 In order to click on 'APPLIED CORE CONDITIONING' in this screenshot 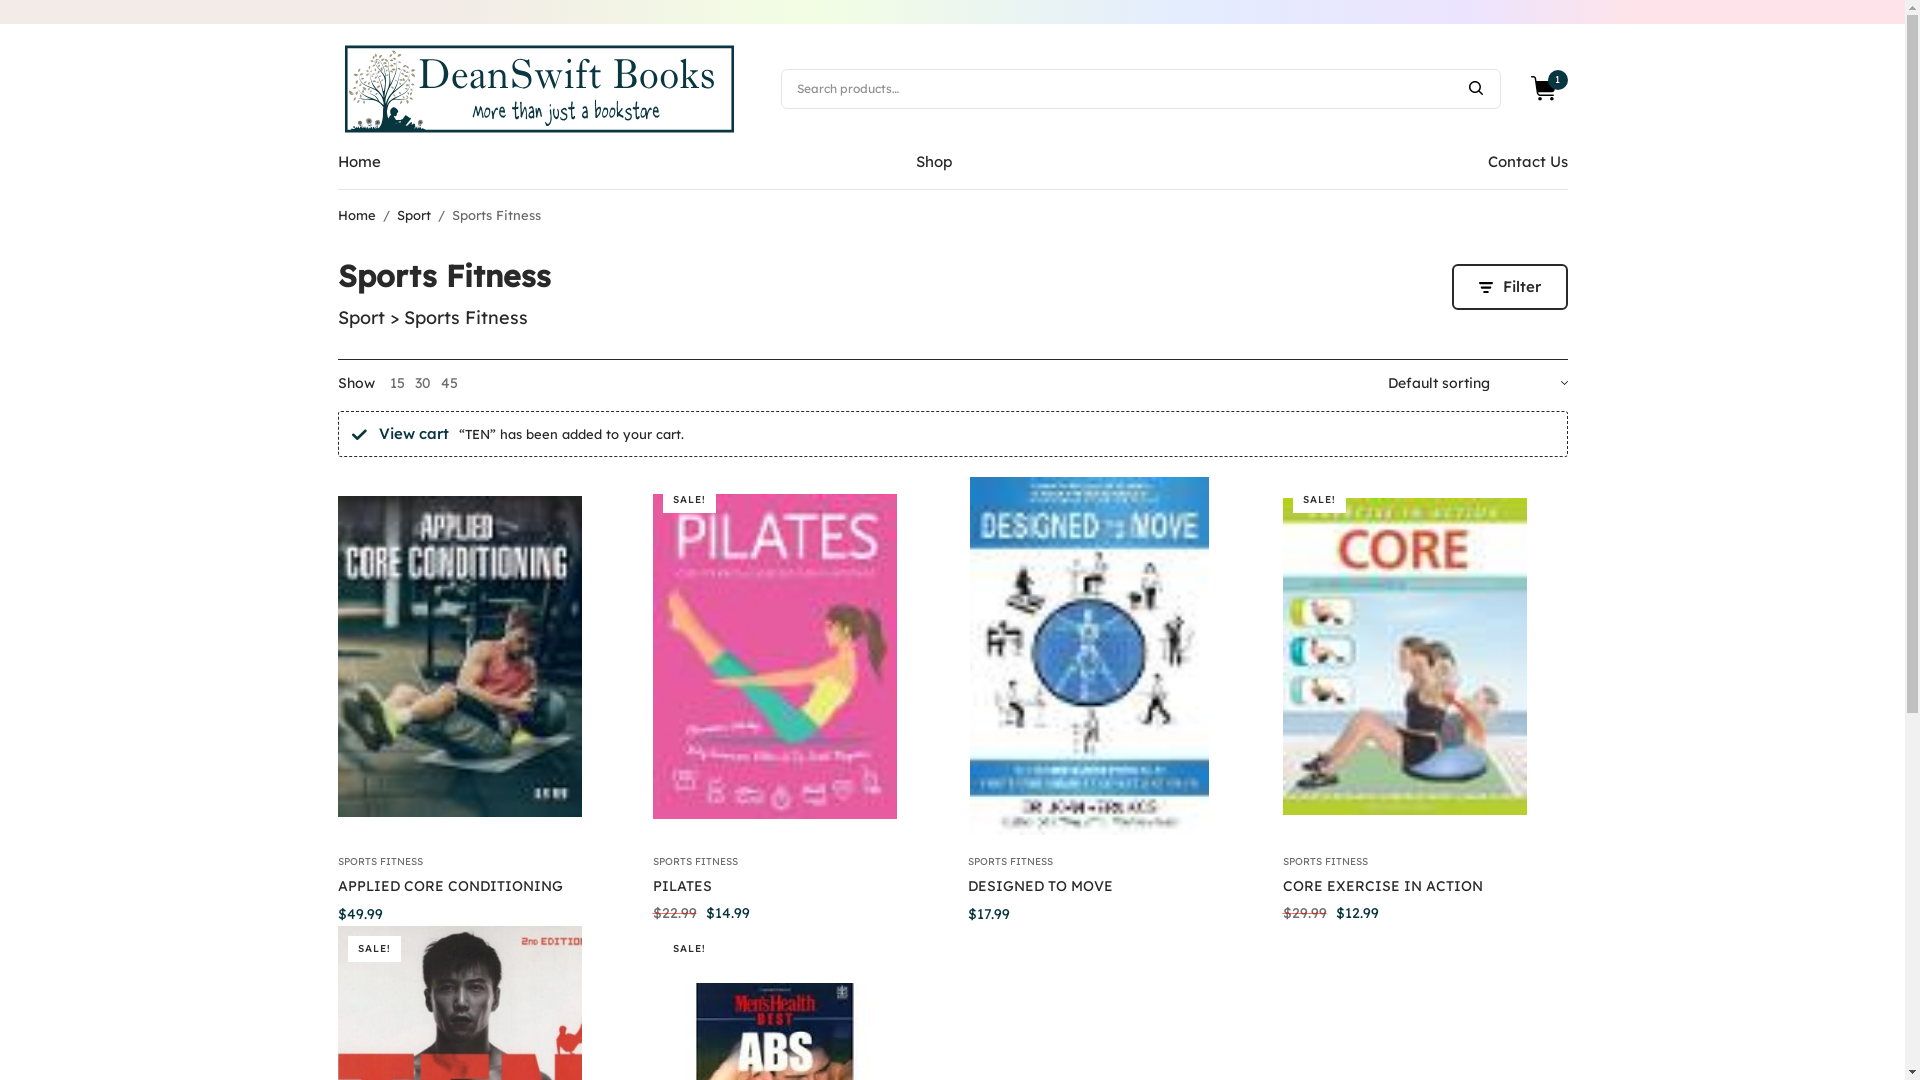, I will do `click(449, 885)`.